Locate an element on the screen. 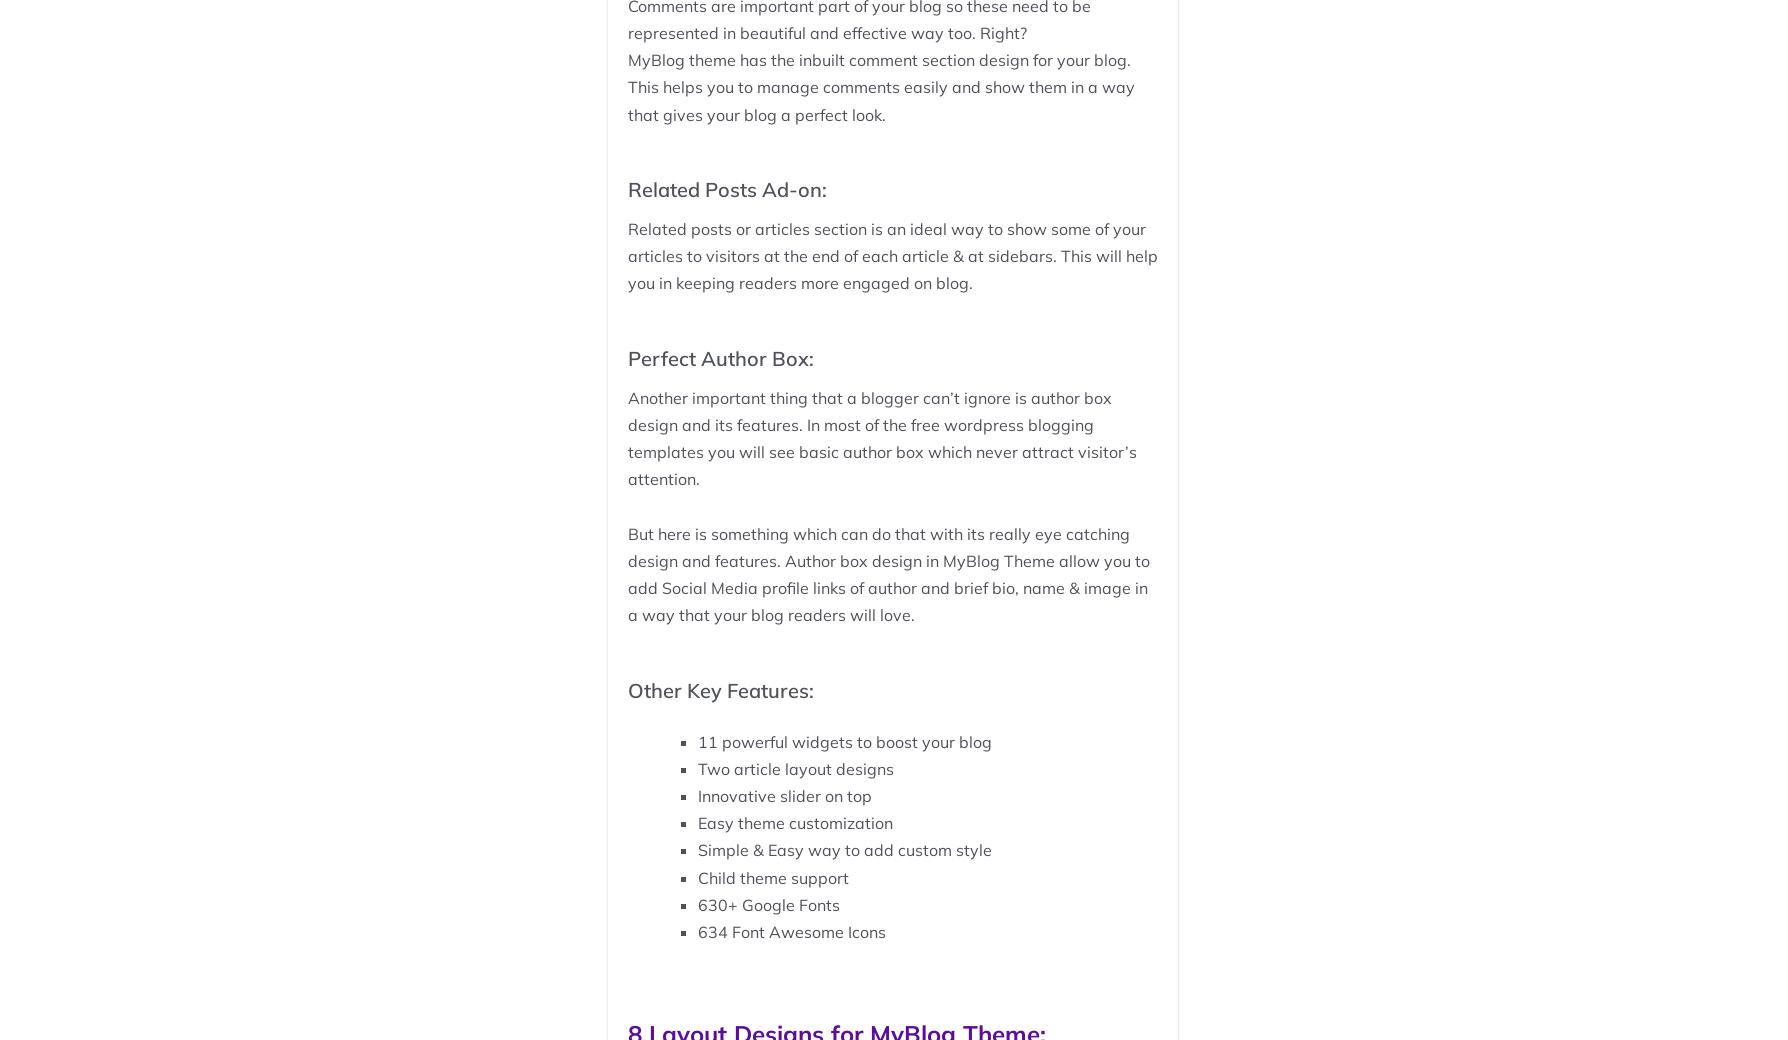 Image resolution: width=1788 pixels, height=1040 pixels. 'Related posts or articles section is an ideal way to show some of your articles to visitors at the end of each article & at sidebars. This will help you in keeping readers more engaged on blog.' is located at coordinates (891, 255).